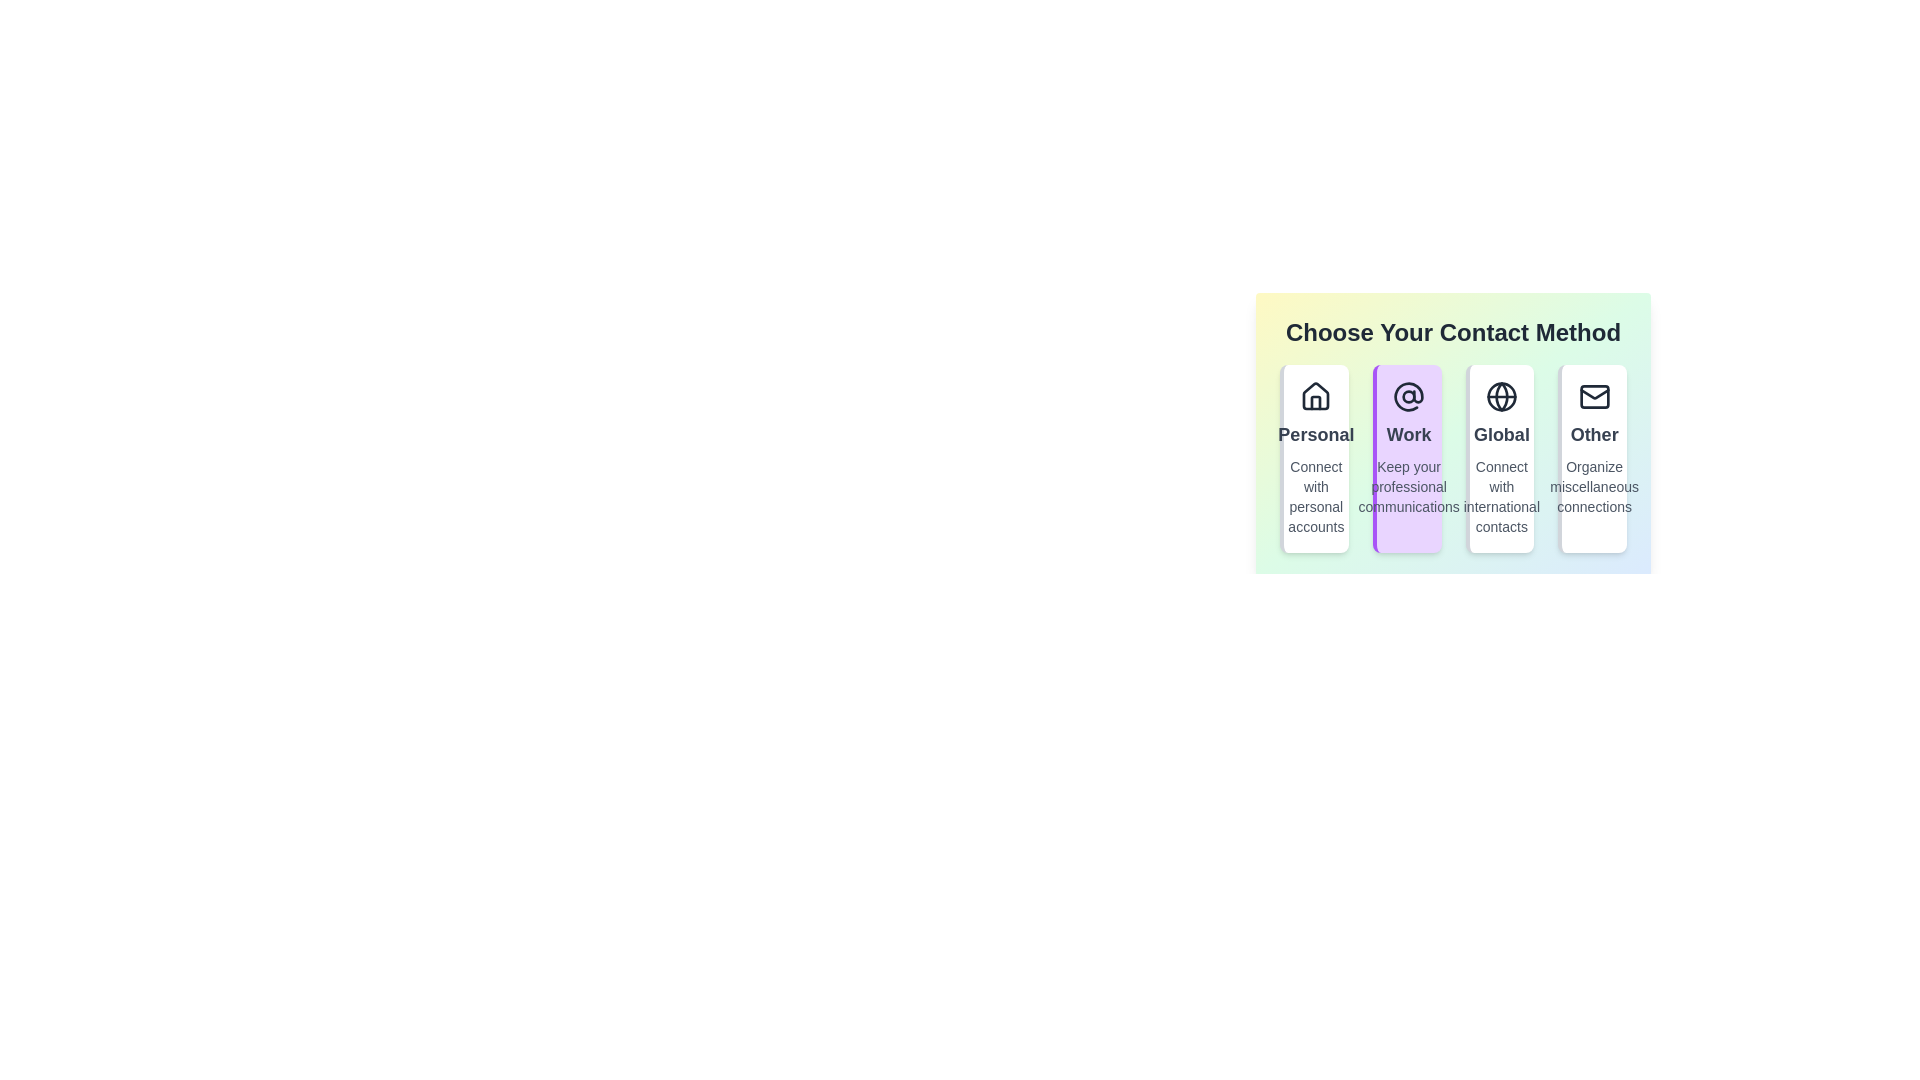 The height and width of the screenshot is (1080, 1920). What do you see at coordinates (1591, 459) in the screenshot?
I see `the contact method Other to observe the animation effect` at bounding box center [1591, 459].